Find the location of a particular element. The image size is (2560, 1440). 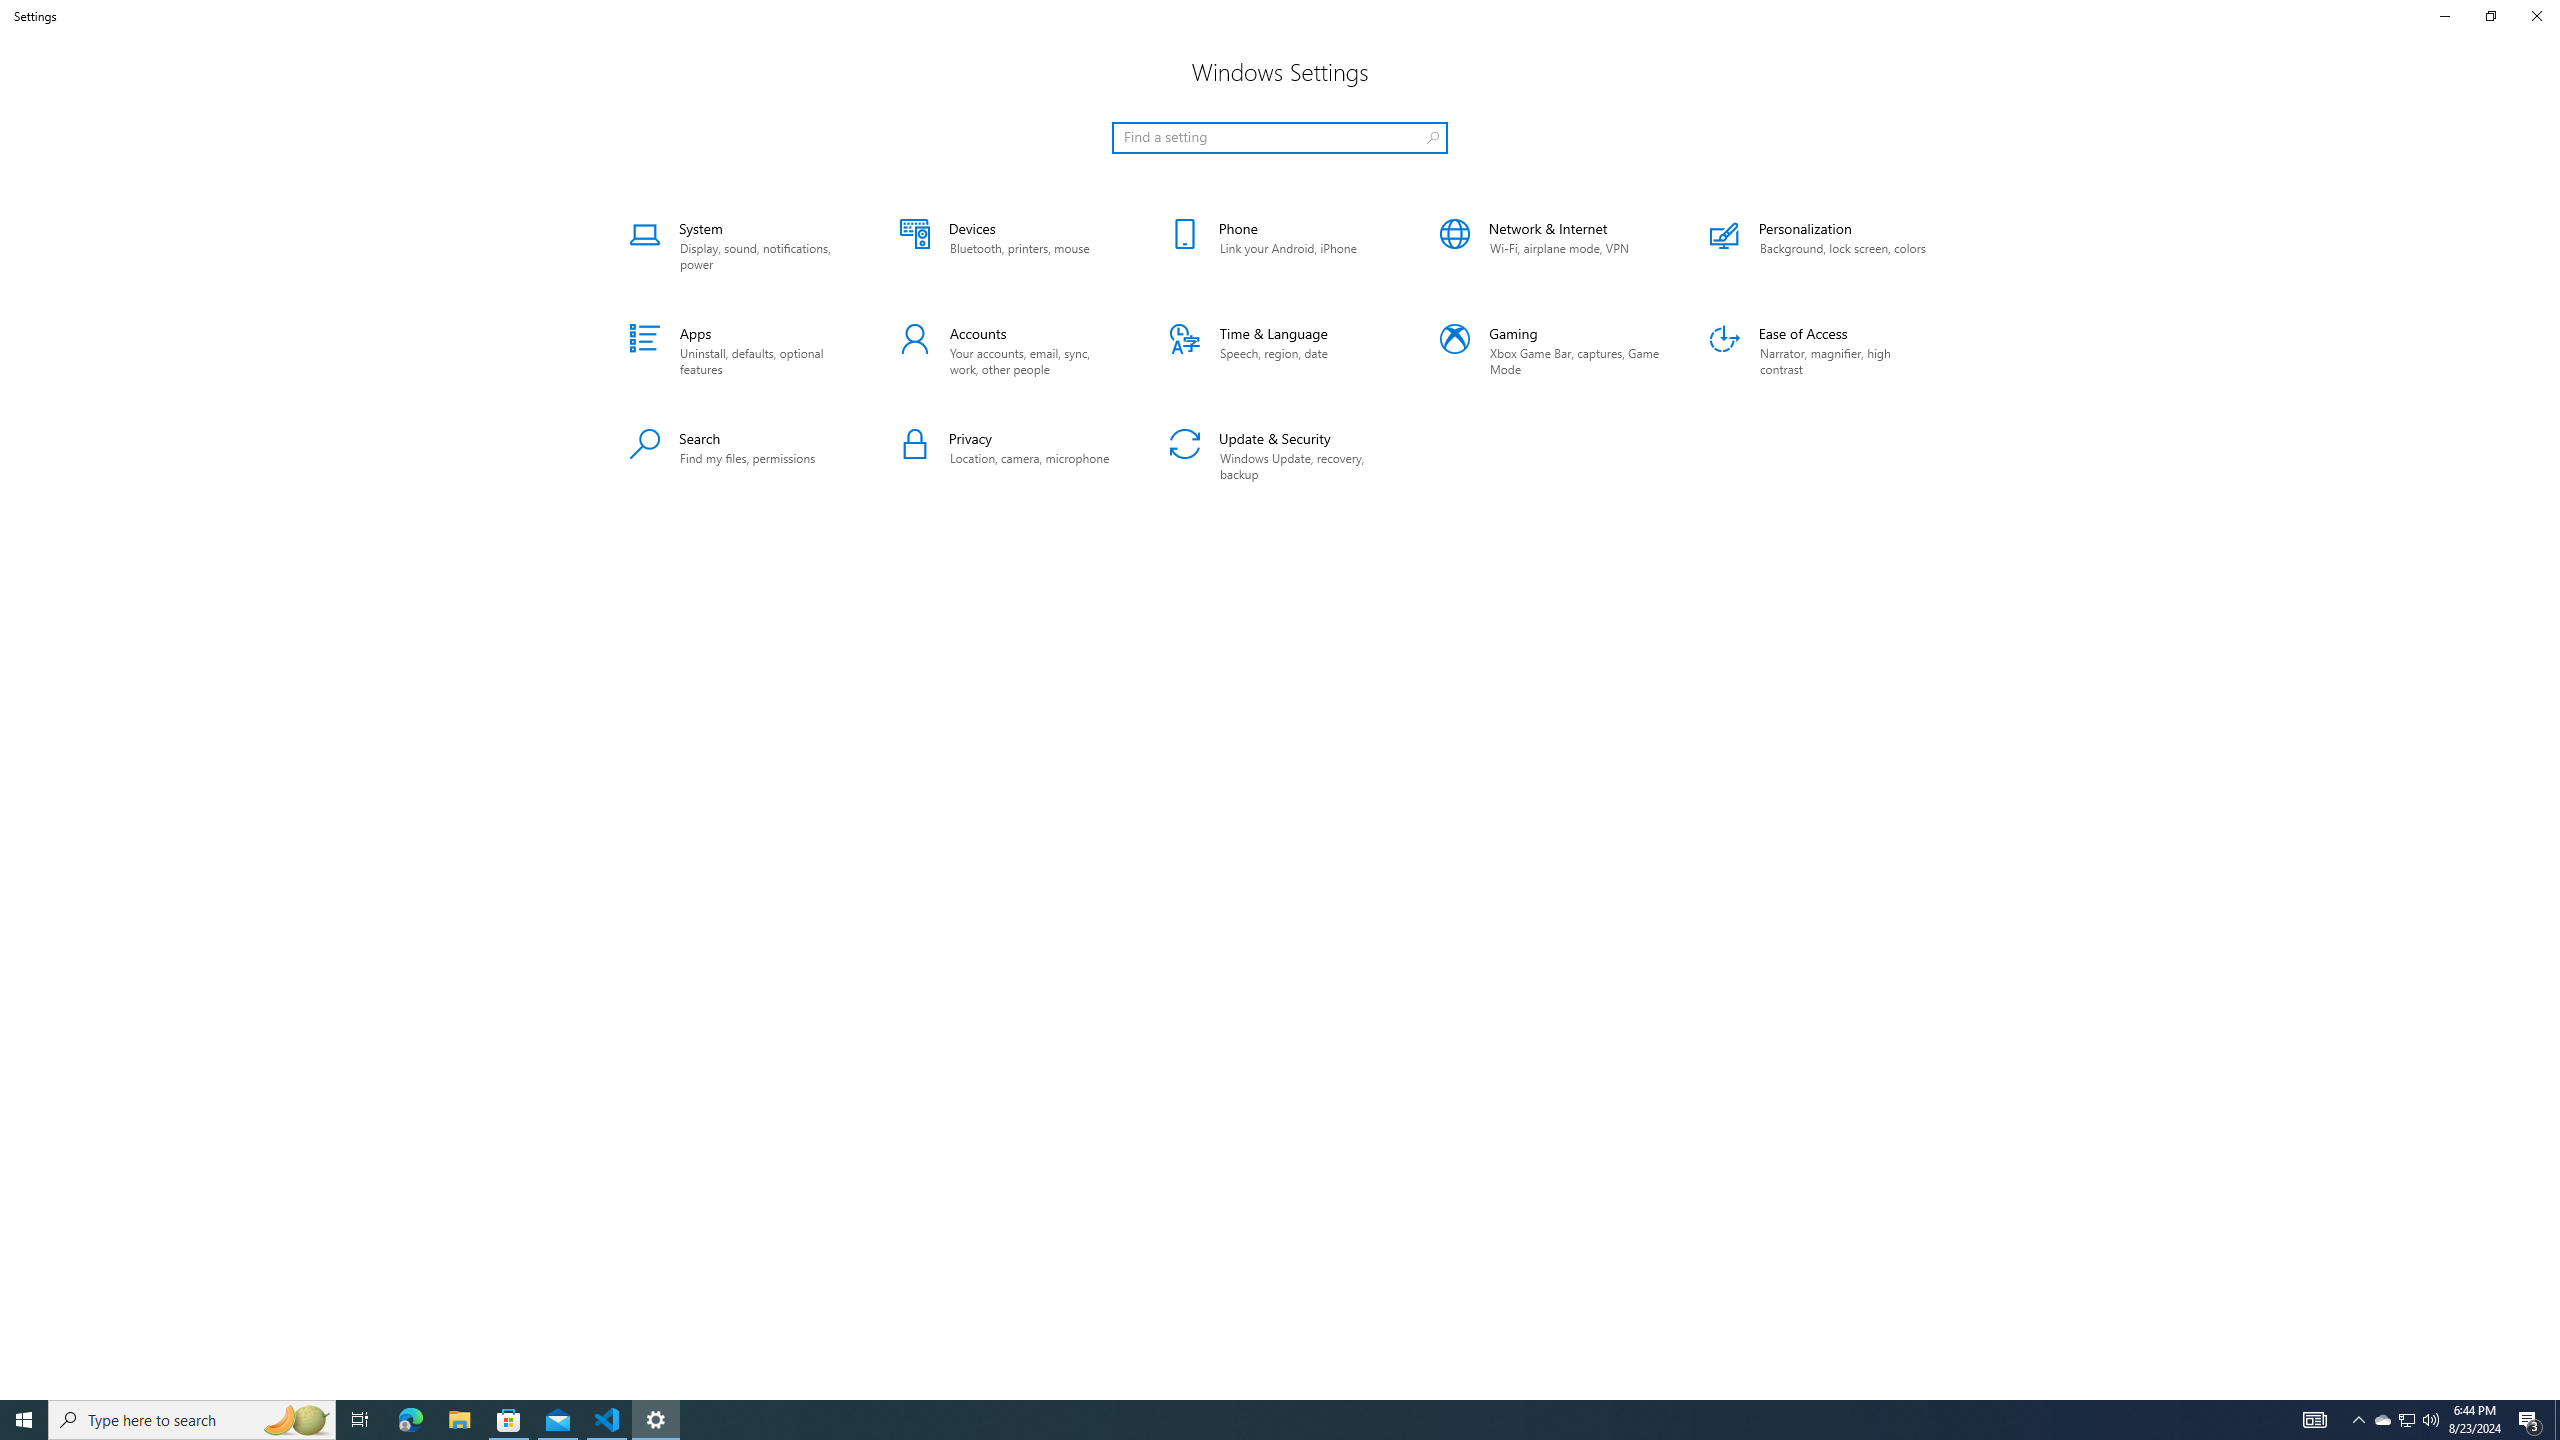

'Restore Settings' is located at coordinates (2490, 15).